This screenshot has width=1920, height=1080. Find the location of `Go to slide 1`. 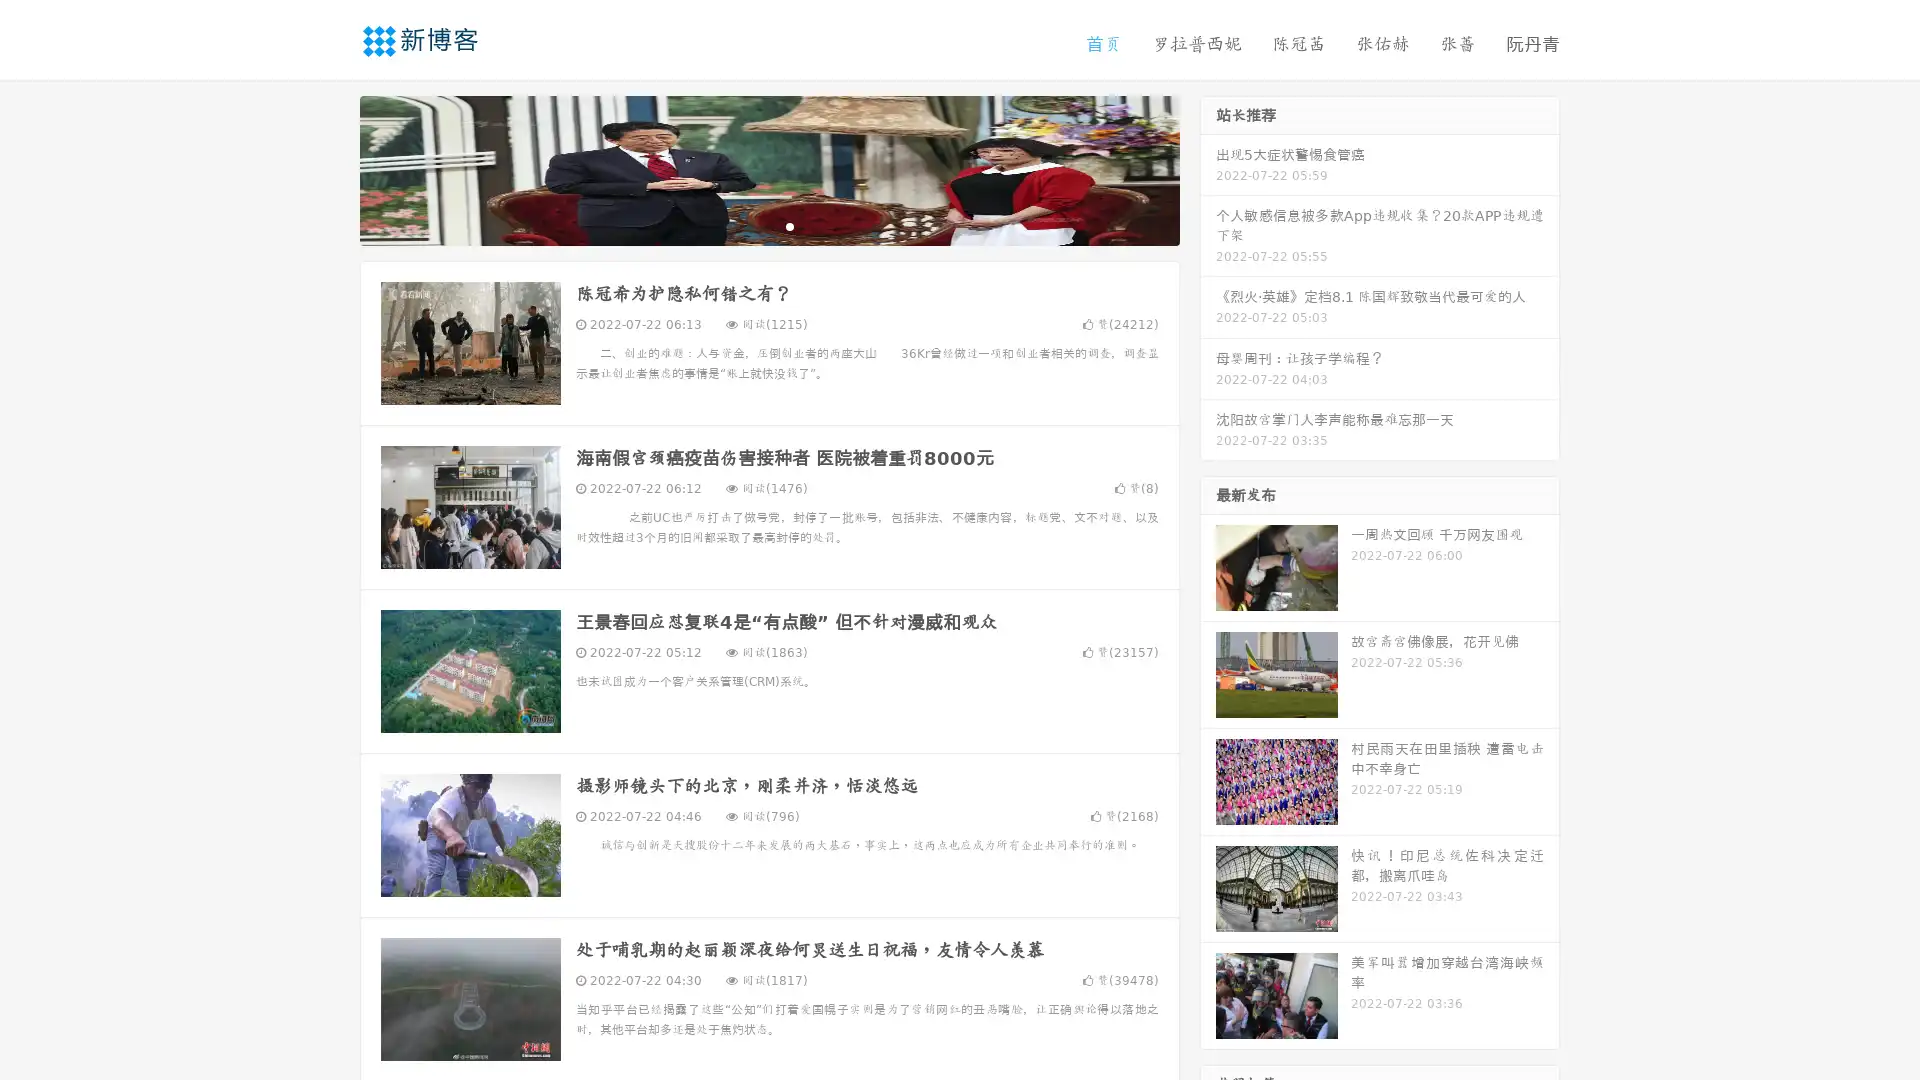

Go to slide 1 is located at coordinates (748, 225).